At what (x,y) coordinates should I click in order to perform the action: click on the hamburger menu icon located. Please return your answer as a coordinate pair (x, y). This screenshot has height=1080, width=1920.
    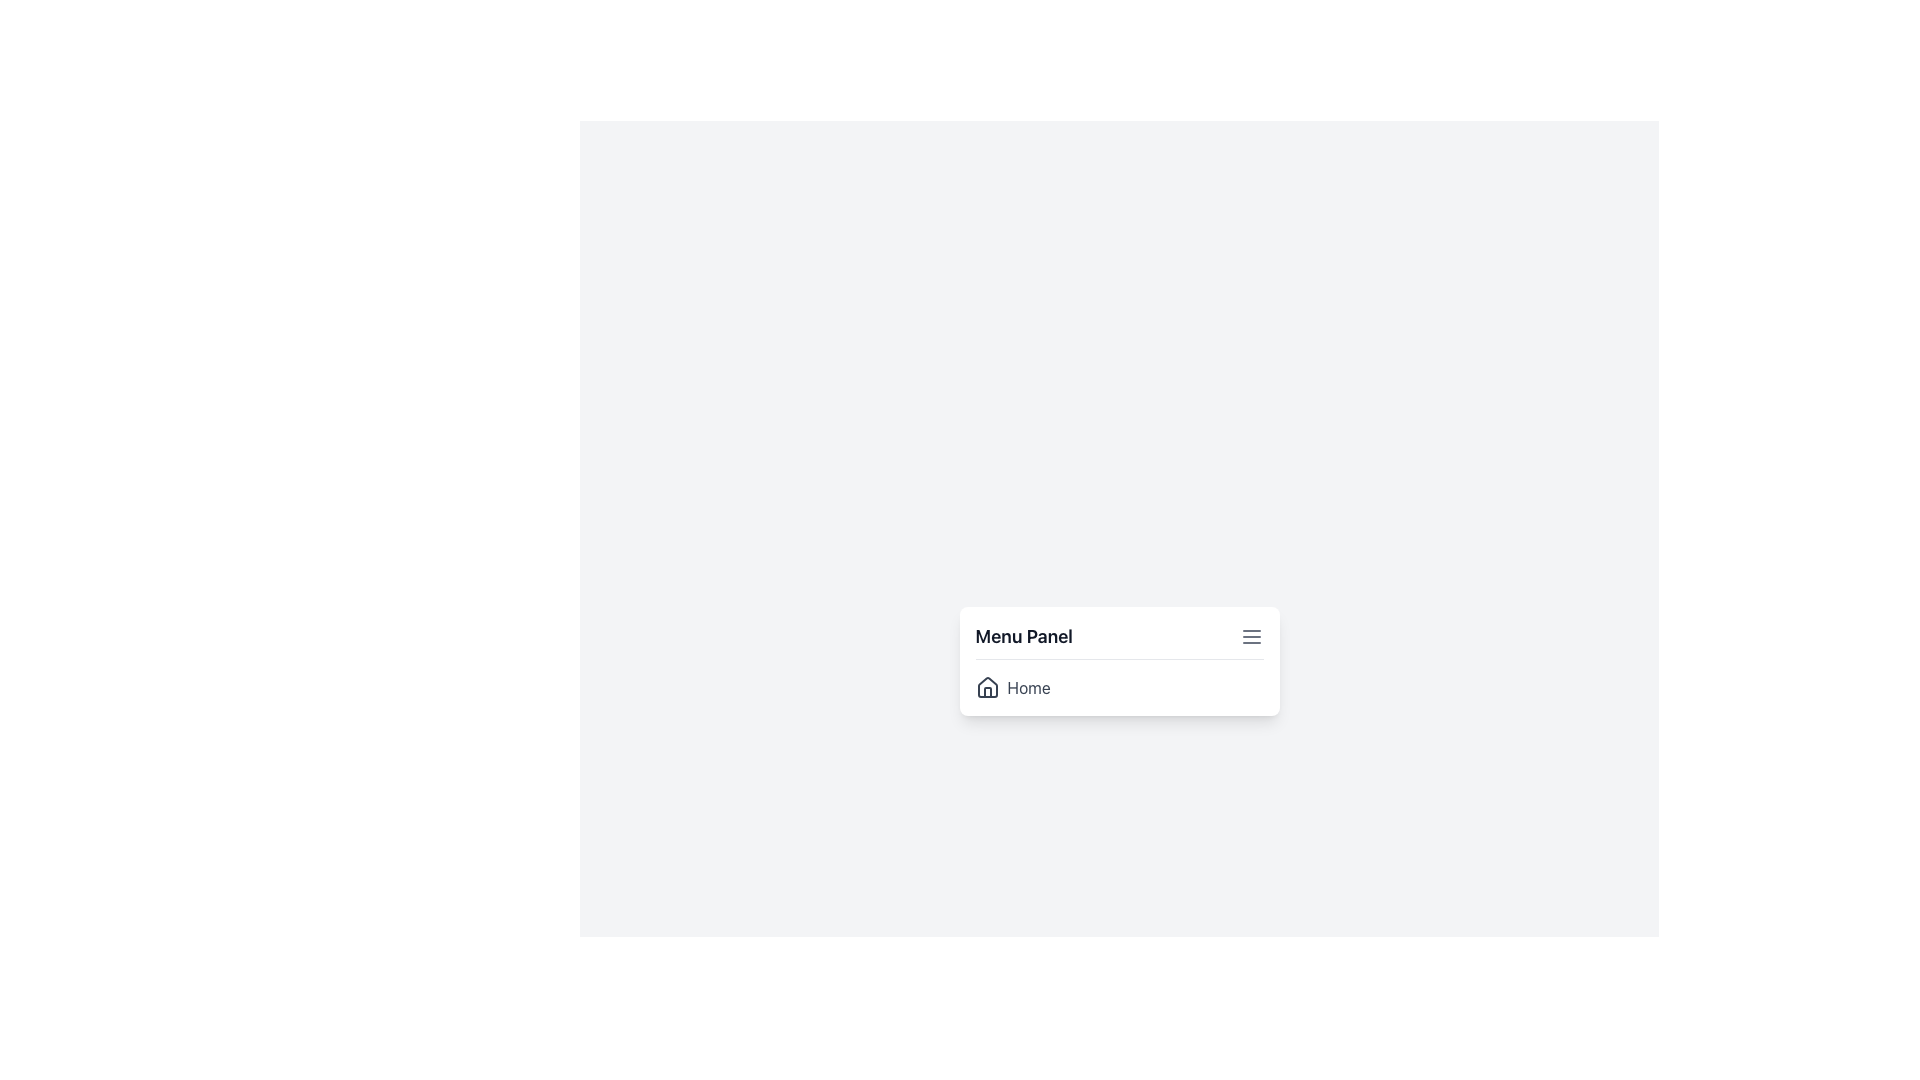
    Looking at the image, I should click on (1250, 636).